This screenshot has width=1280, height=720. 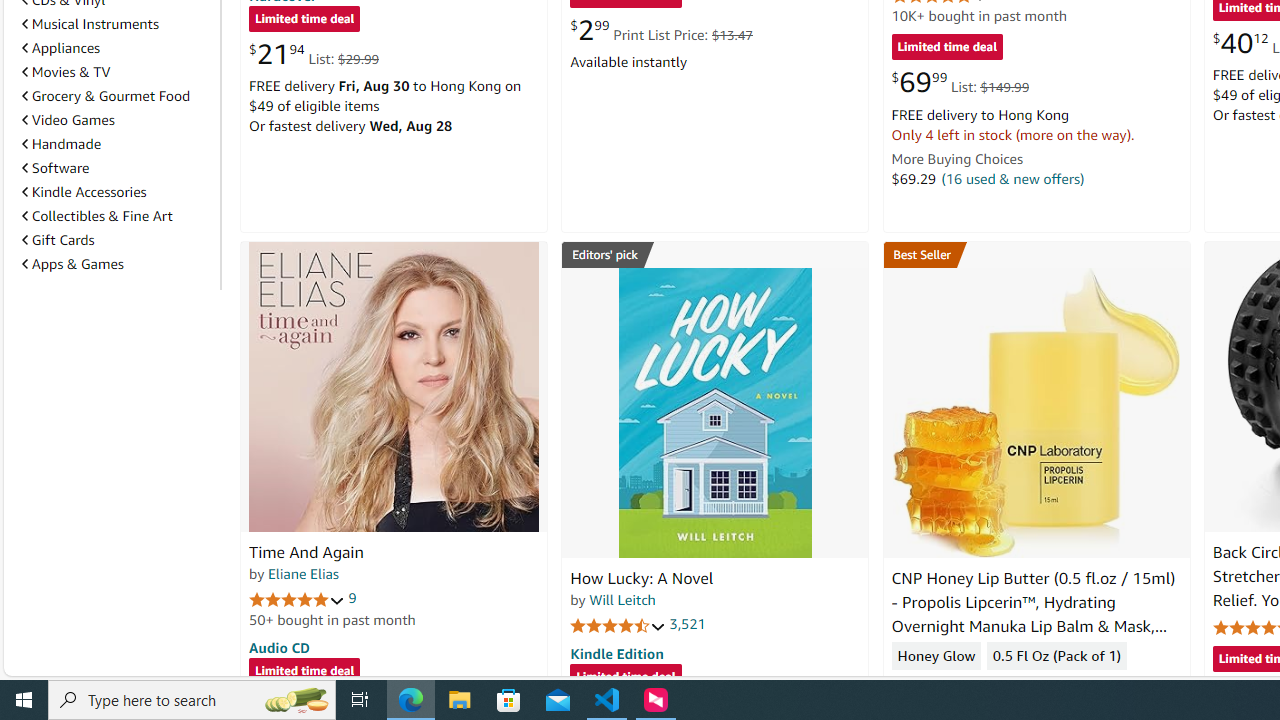 I want to click on '$21.94 List: $29.99', so click(x=313, y=53).